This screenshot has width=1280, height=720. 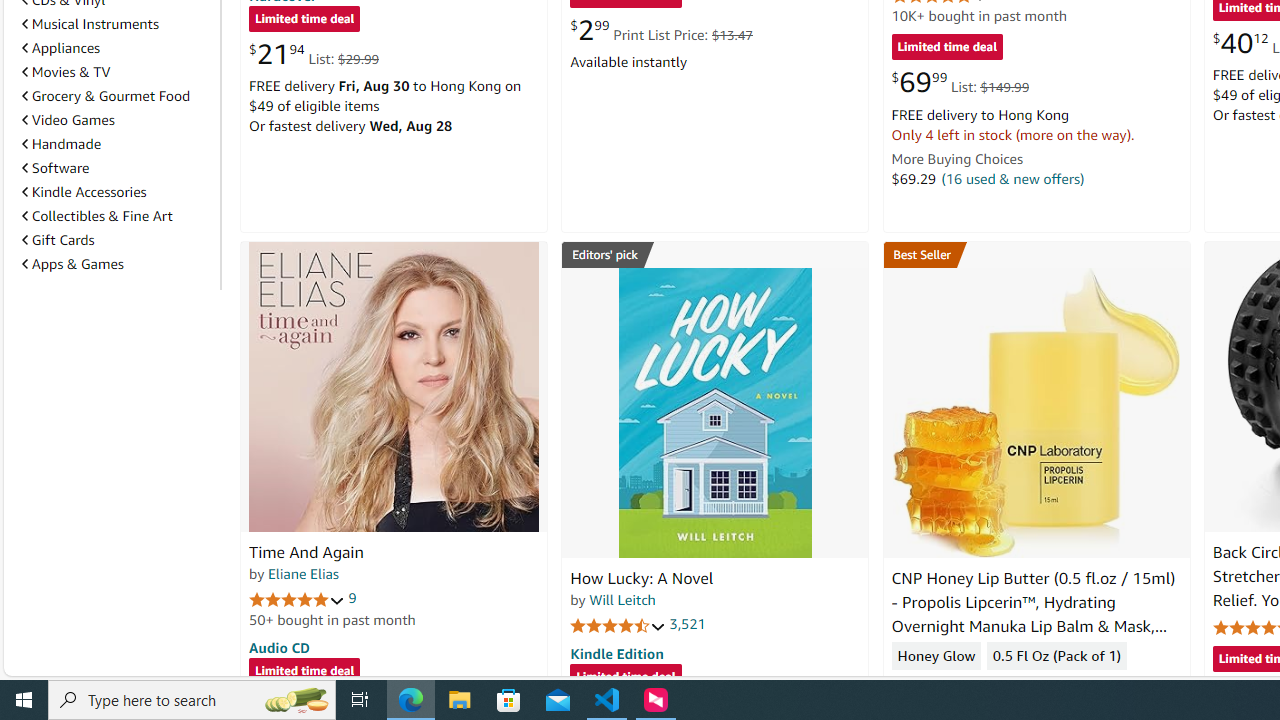 I want to click on '$21.94 List: $29.99', so click(x=313, y=53).